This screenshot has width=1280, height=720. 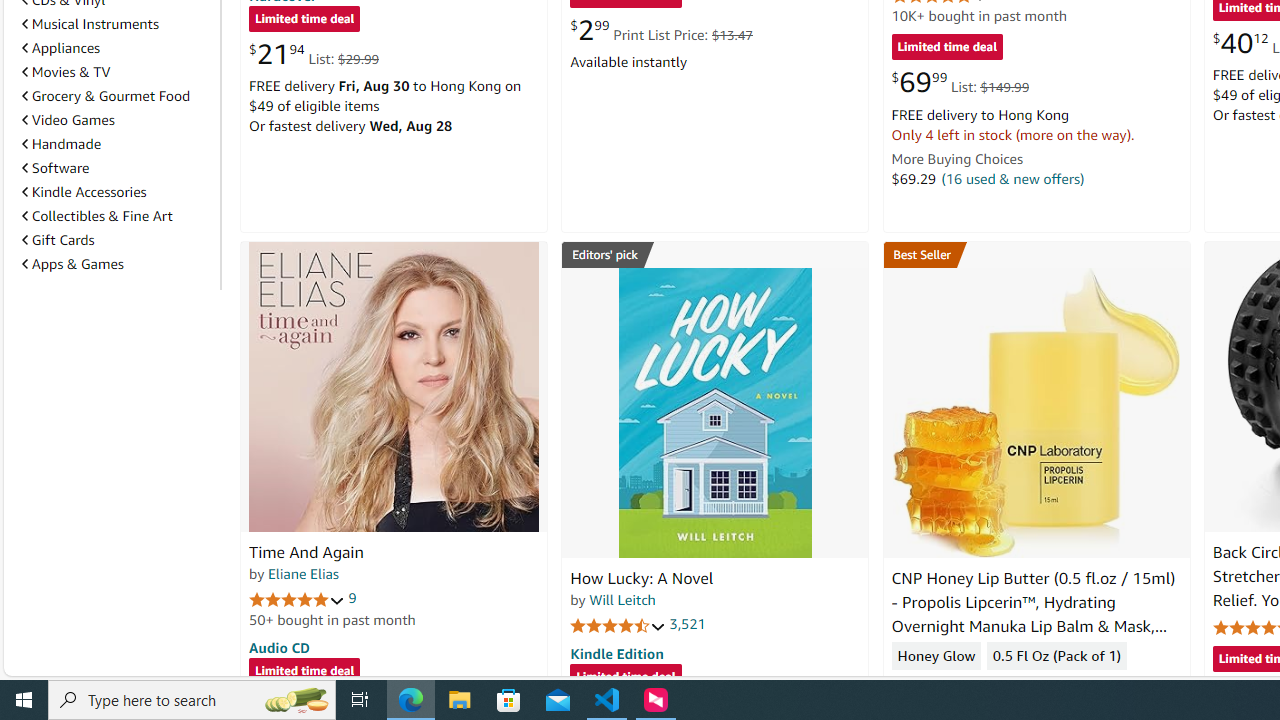 I want to click on '$21.94 List: $29.99', so click(x=313, y=53).